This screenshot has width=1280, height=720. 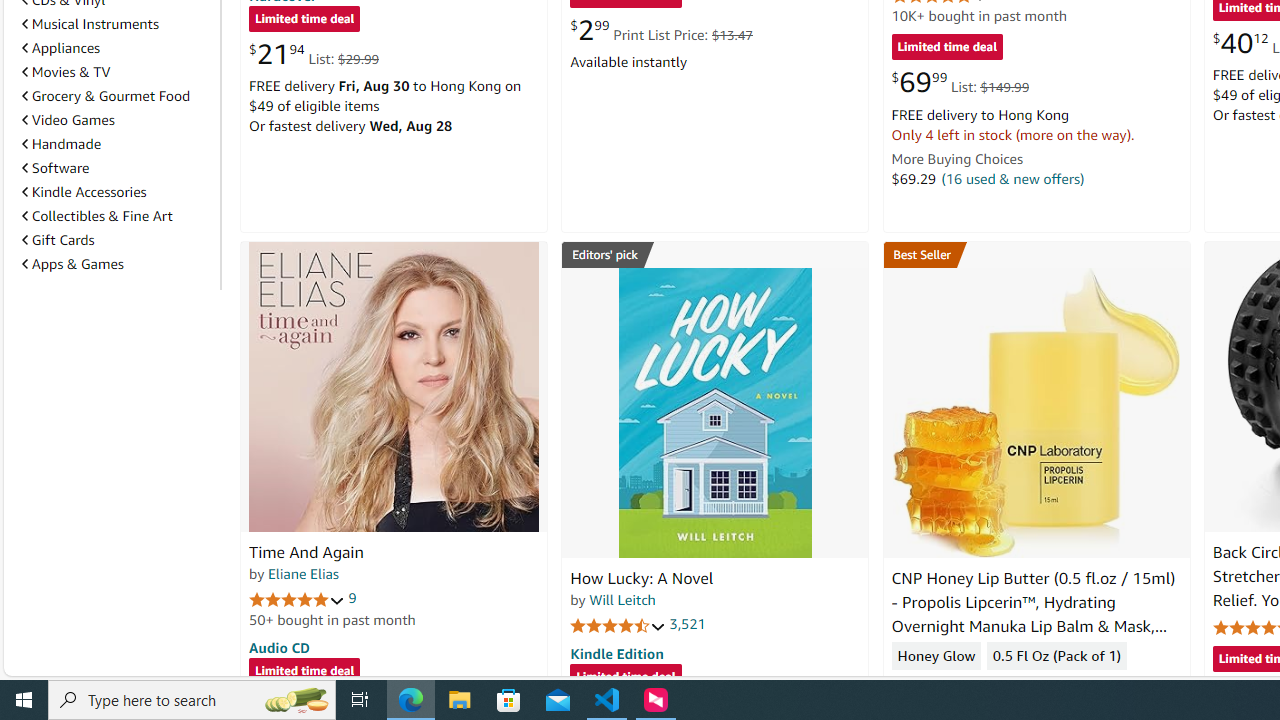 I want to click on '$21.94 List: $29.99', so click(x=313, y=53).